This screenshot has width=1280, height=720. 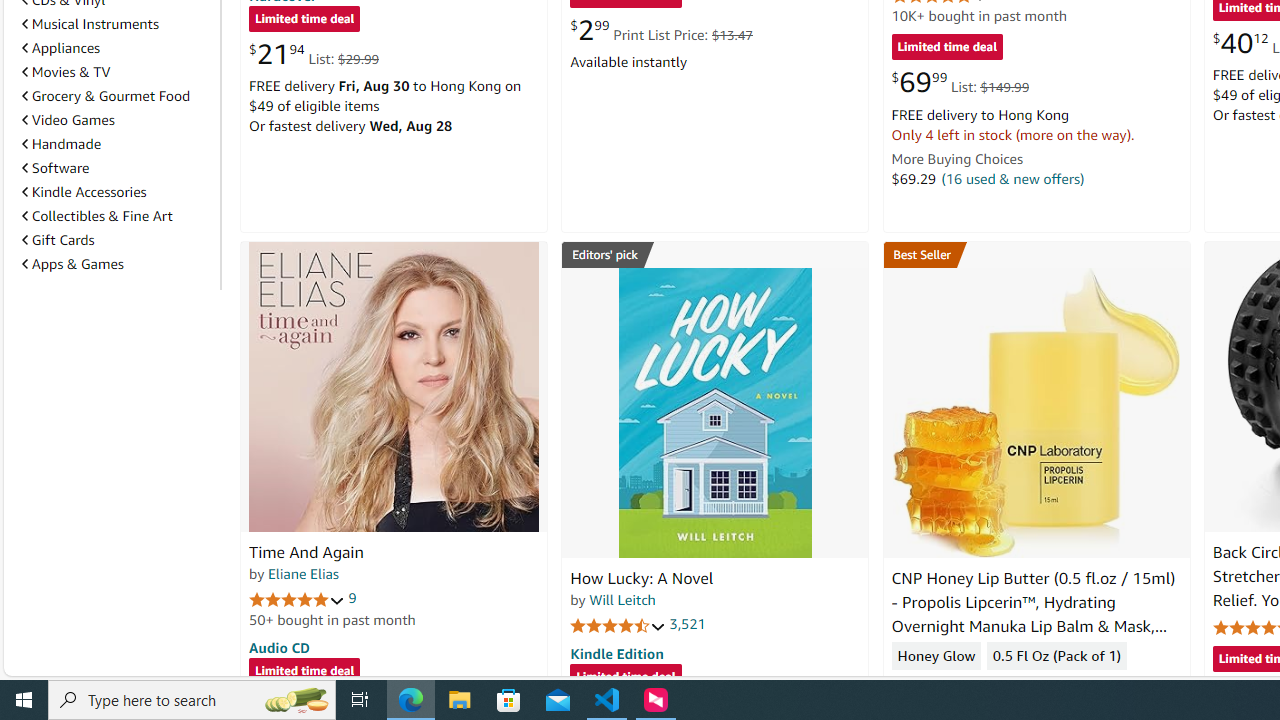 I want to click on '$21.94 List: $29.99', so click(x=313, y=53).